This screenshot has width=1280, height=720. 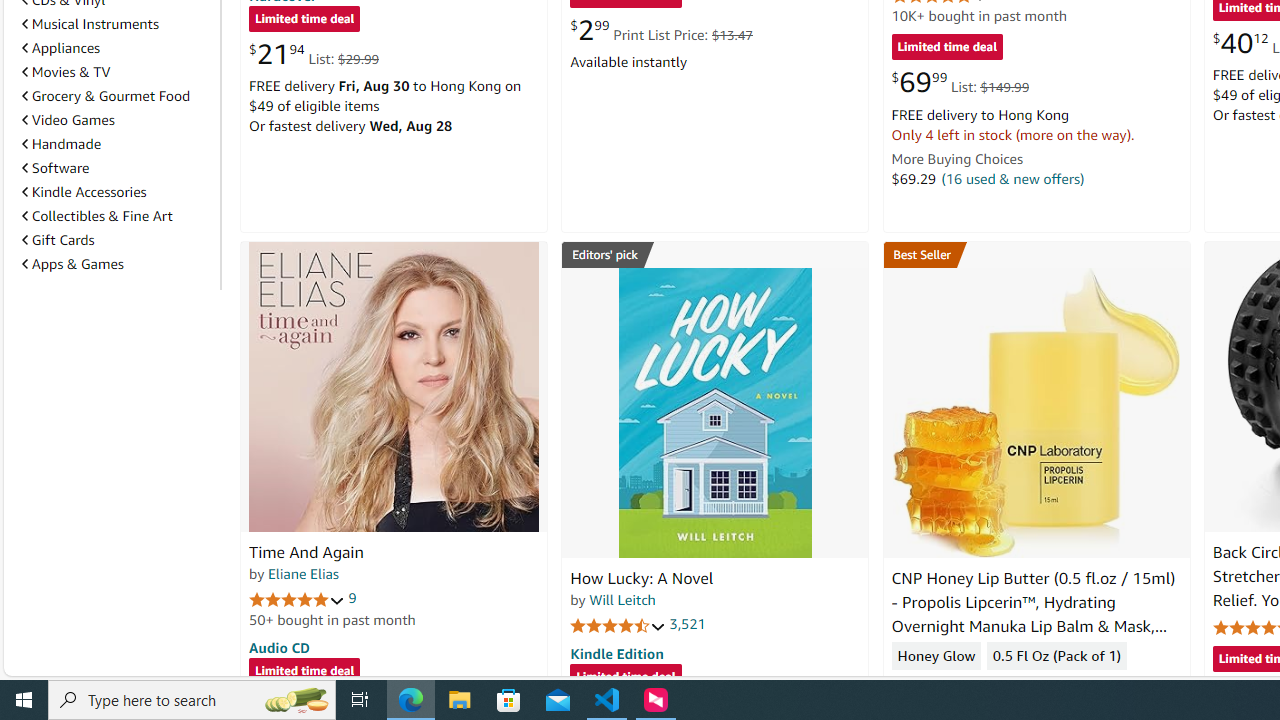 I want to click on '$21.94 List: $29.99', so click(x=313, y=53).